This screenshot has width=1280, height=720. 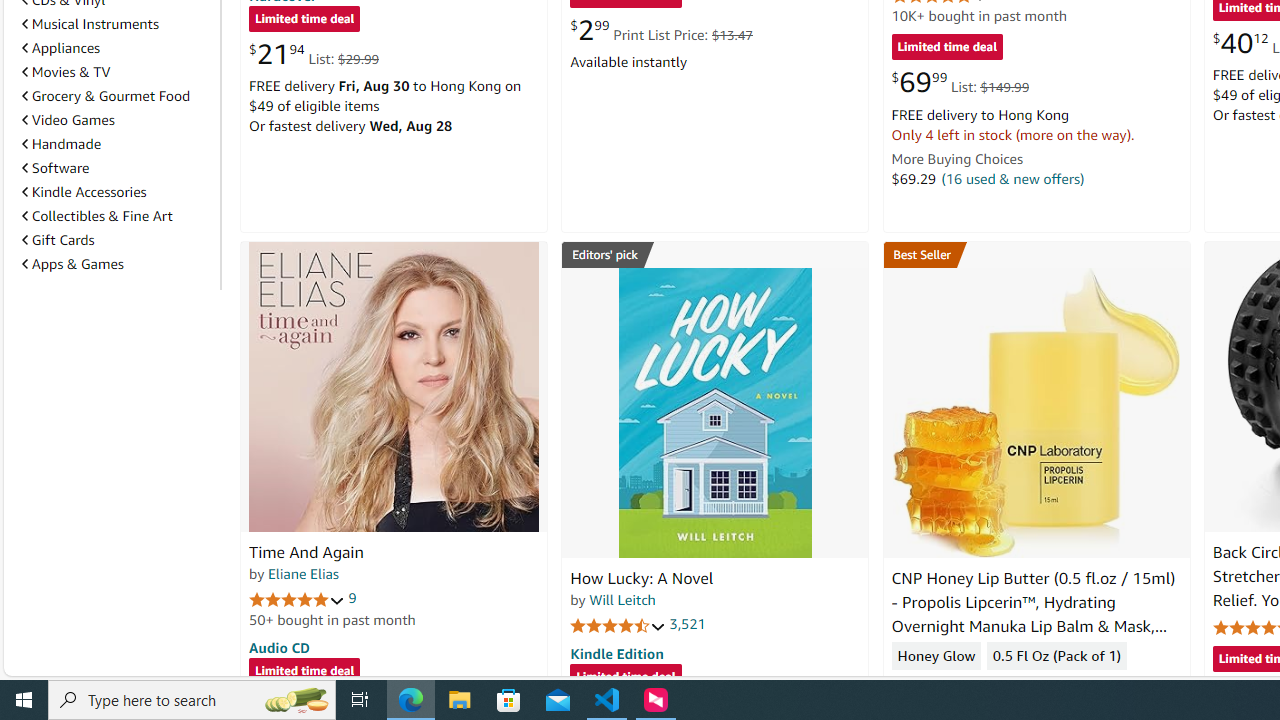 I want to click on '$21.94 List: $29.99', so click(x=313, y=53).